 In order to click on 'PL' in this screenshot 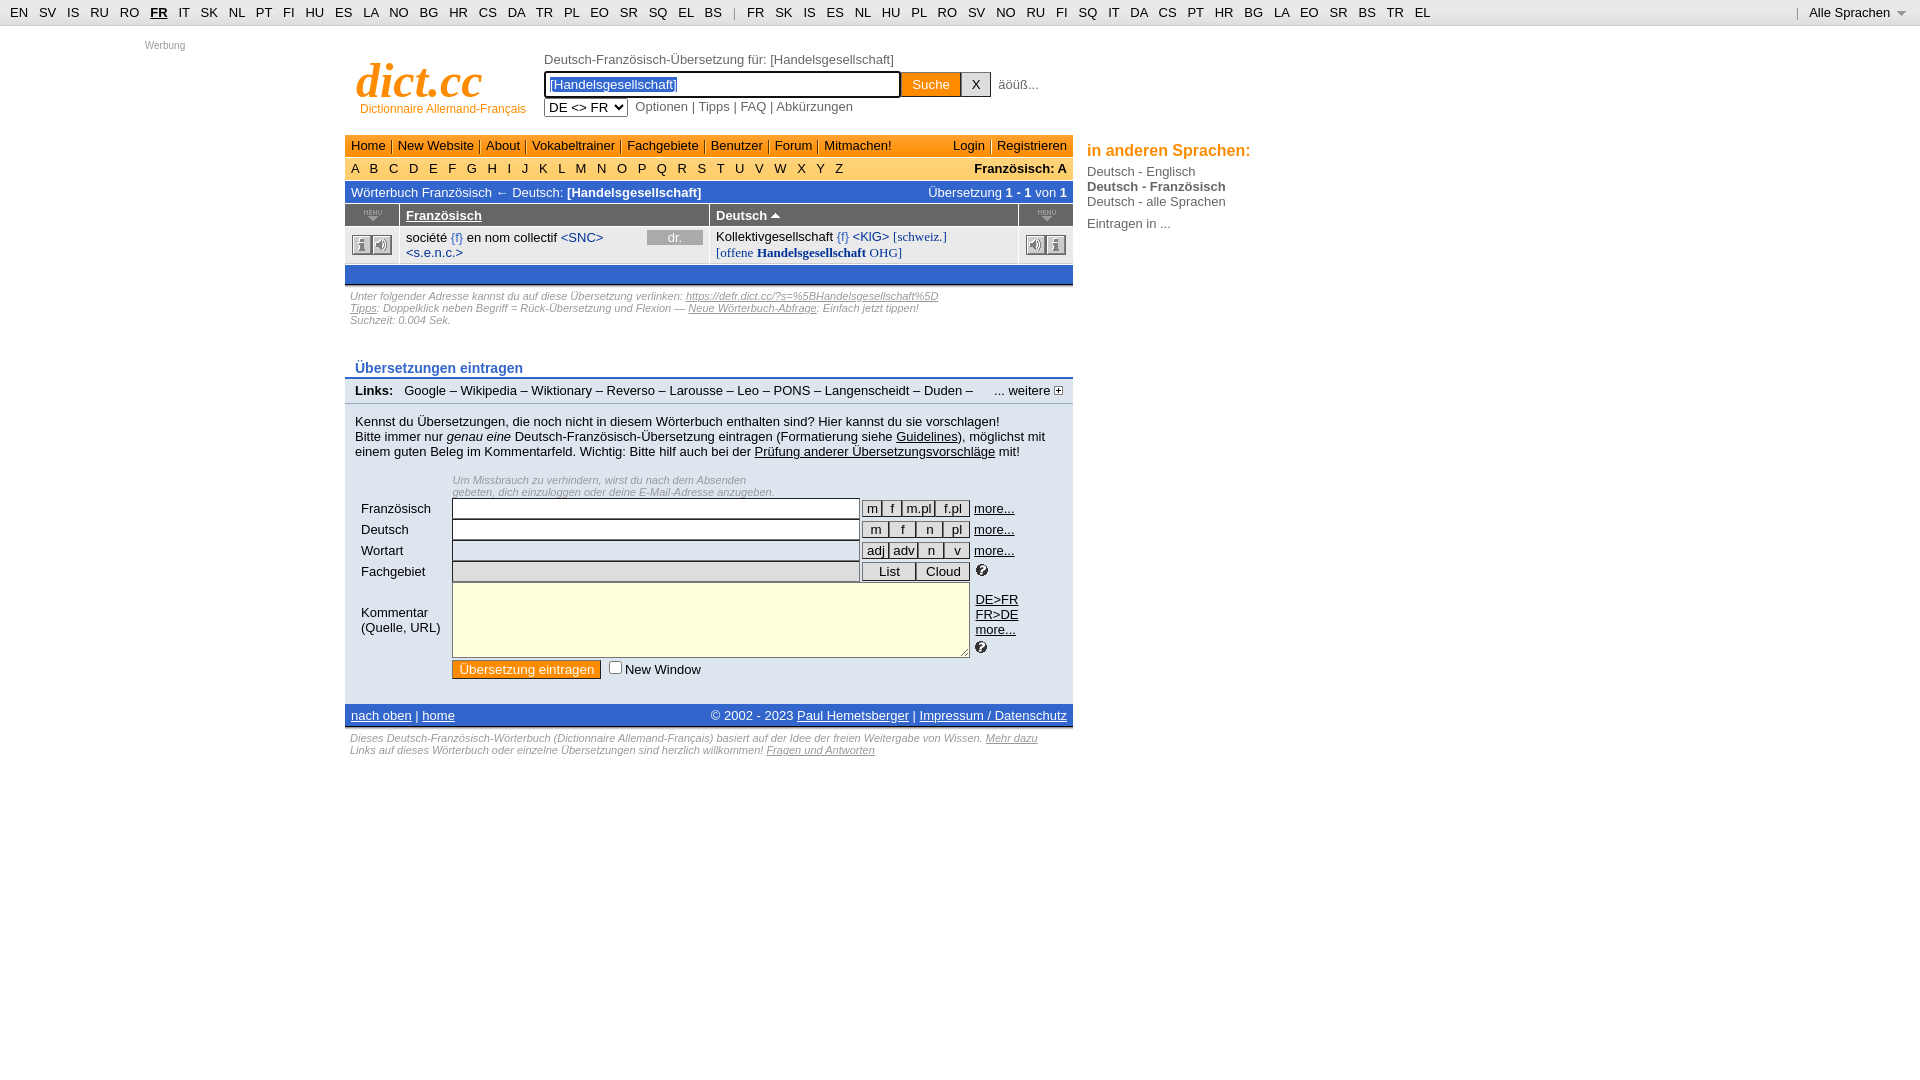, I will do `click(563, 12)`.